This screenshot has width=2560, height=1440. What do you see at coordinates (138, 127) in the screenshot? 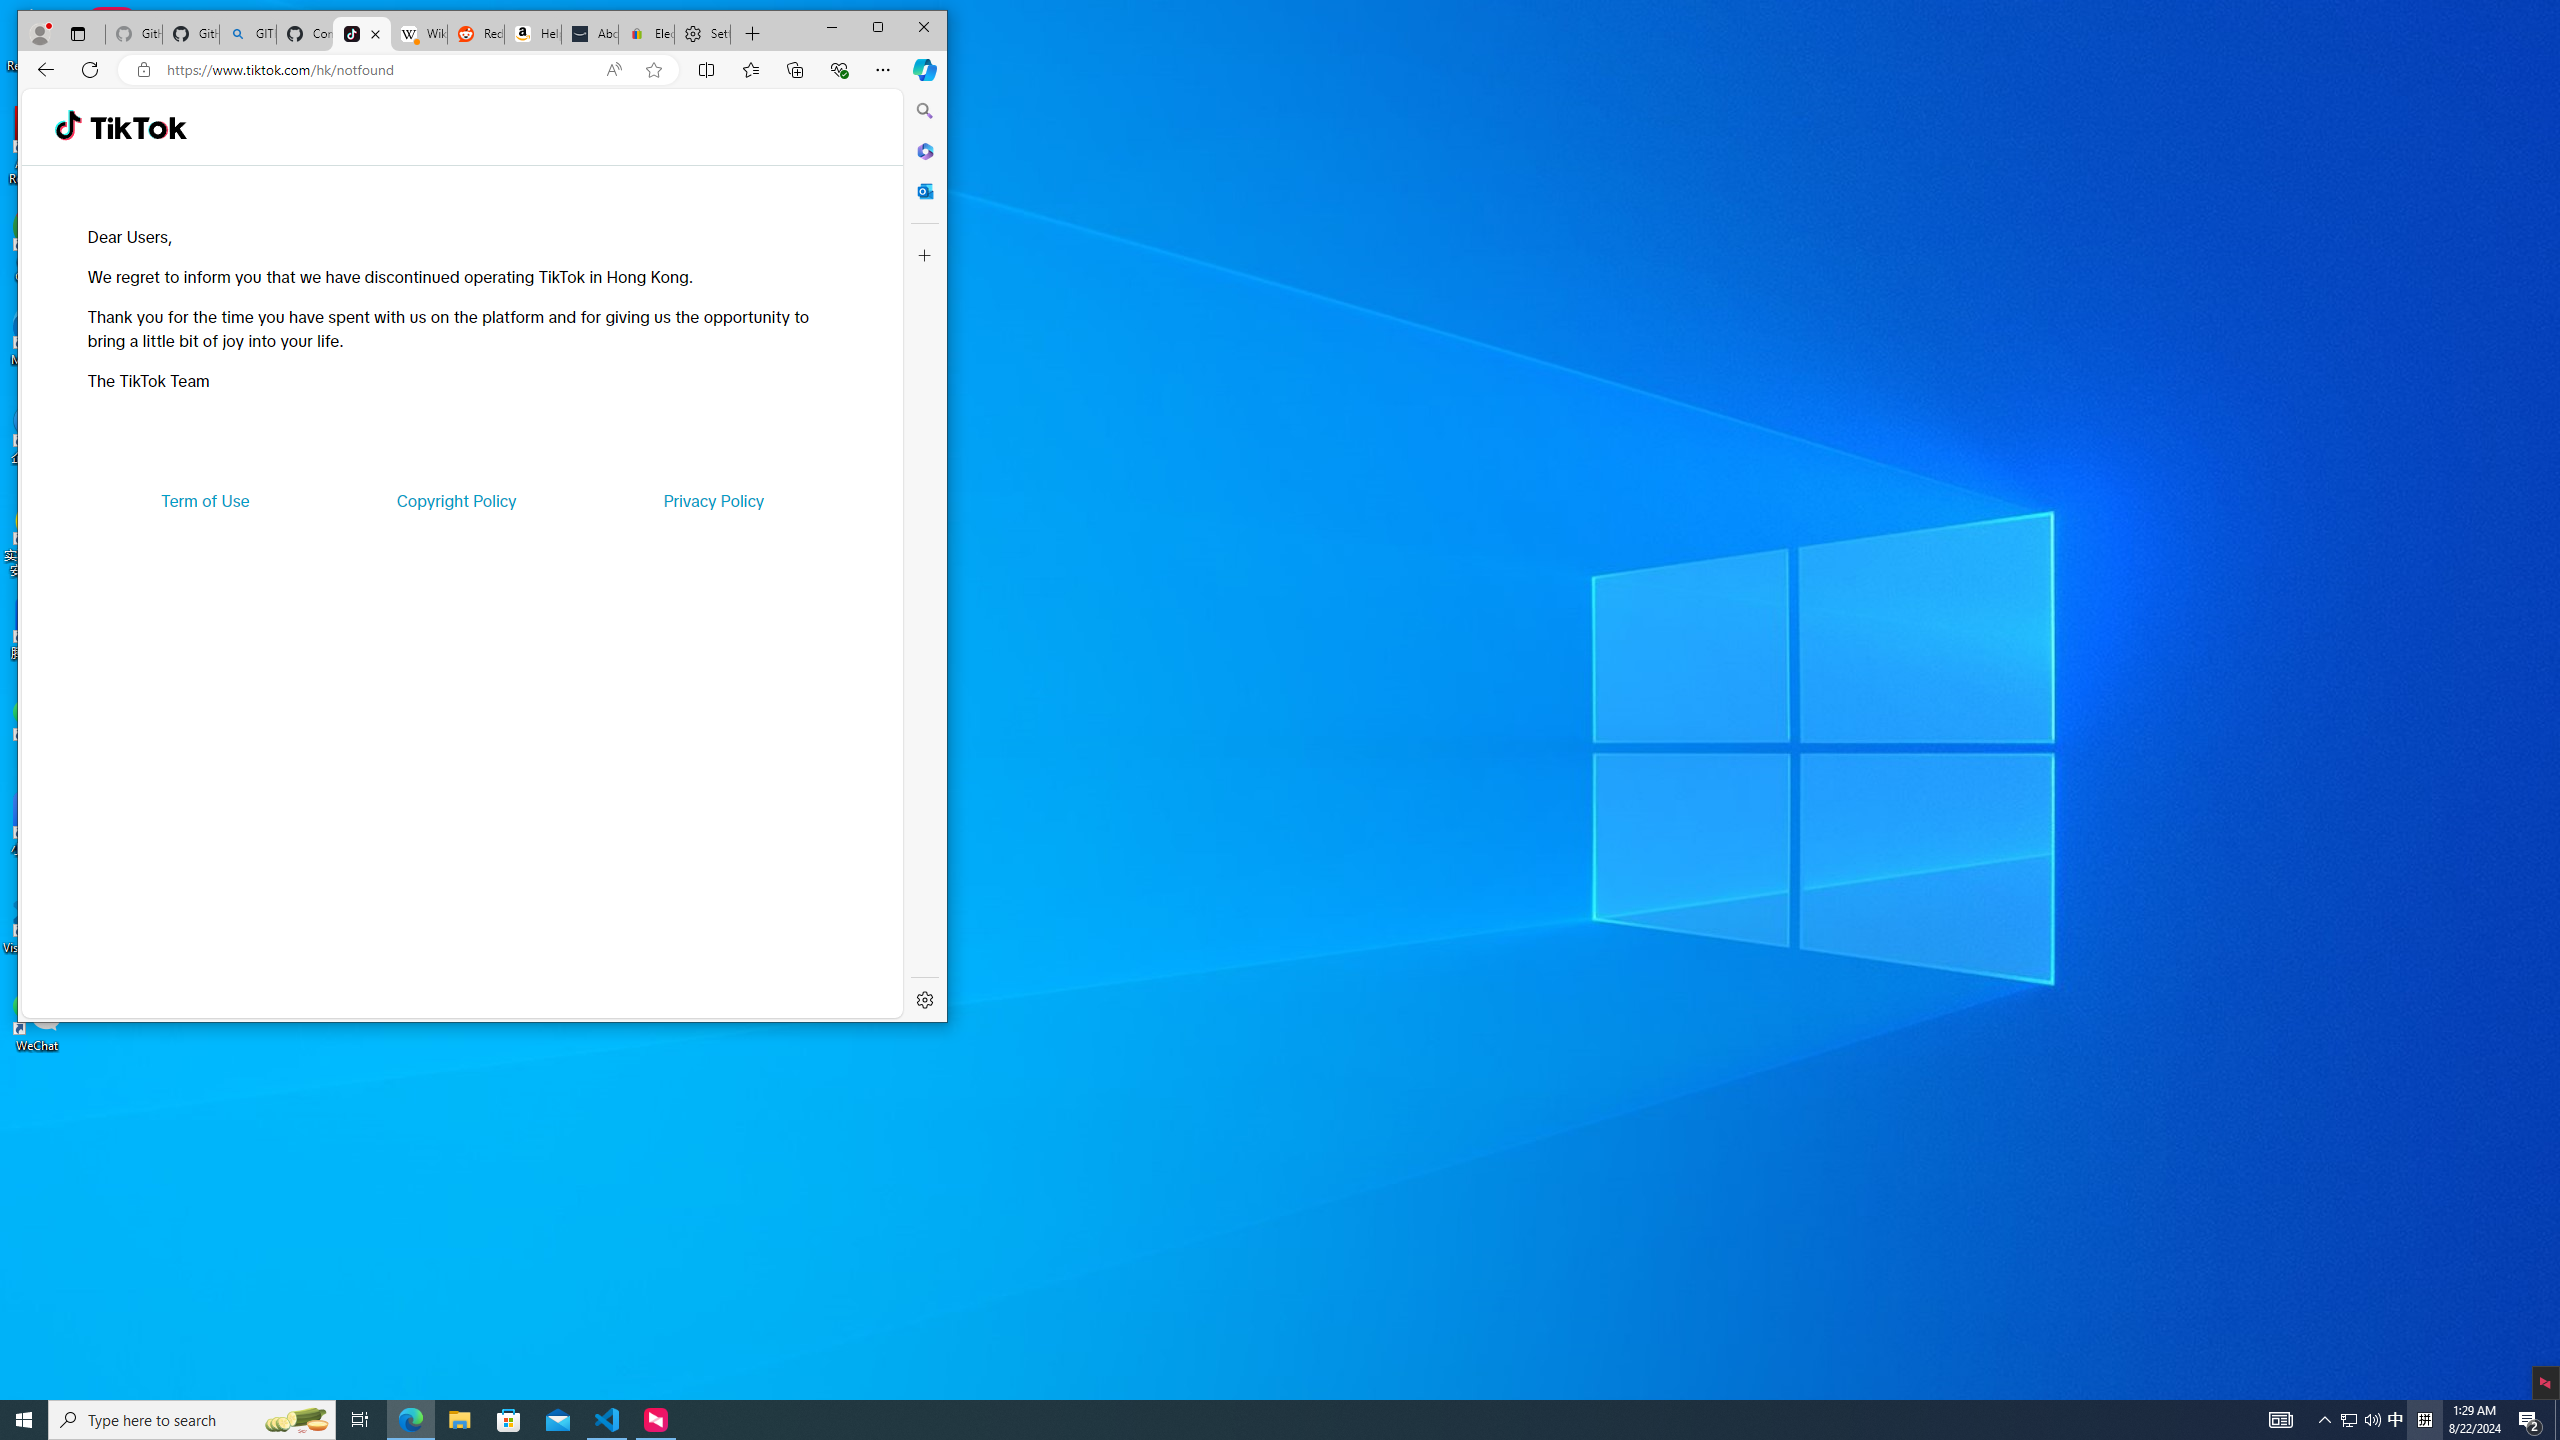
I see `'TikTok'` at bounding box center [138, 127].